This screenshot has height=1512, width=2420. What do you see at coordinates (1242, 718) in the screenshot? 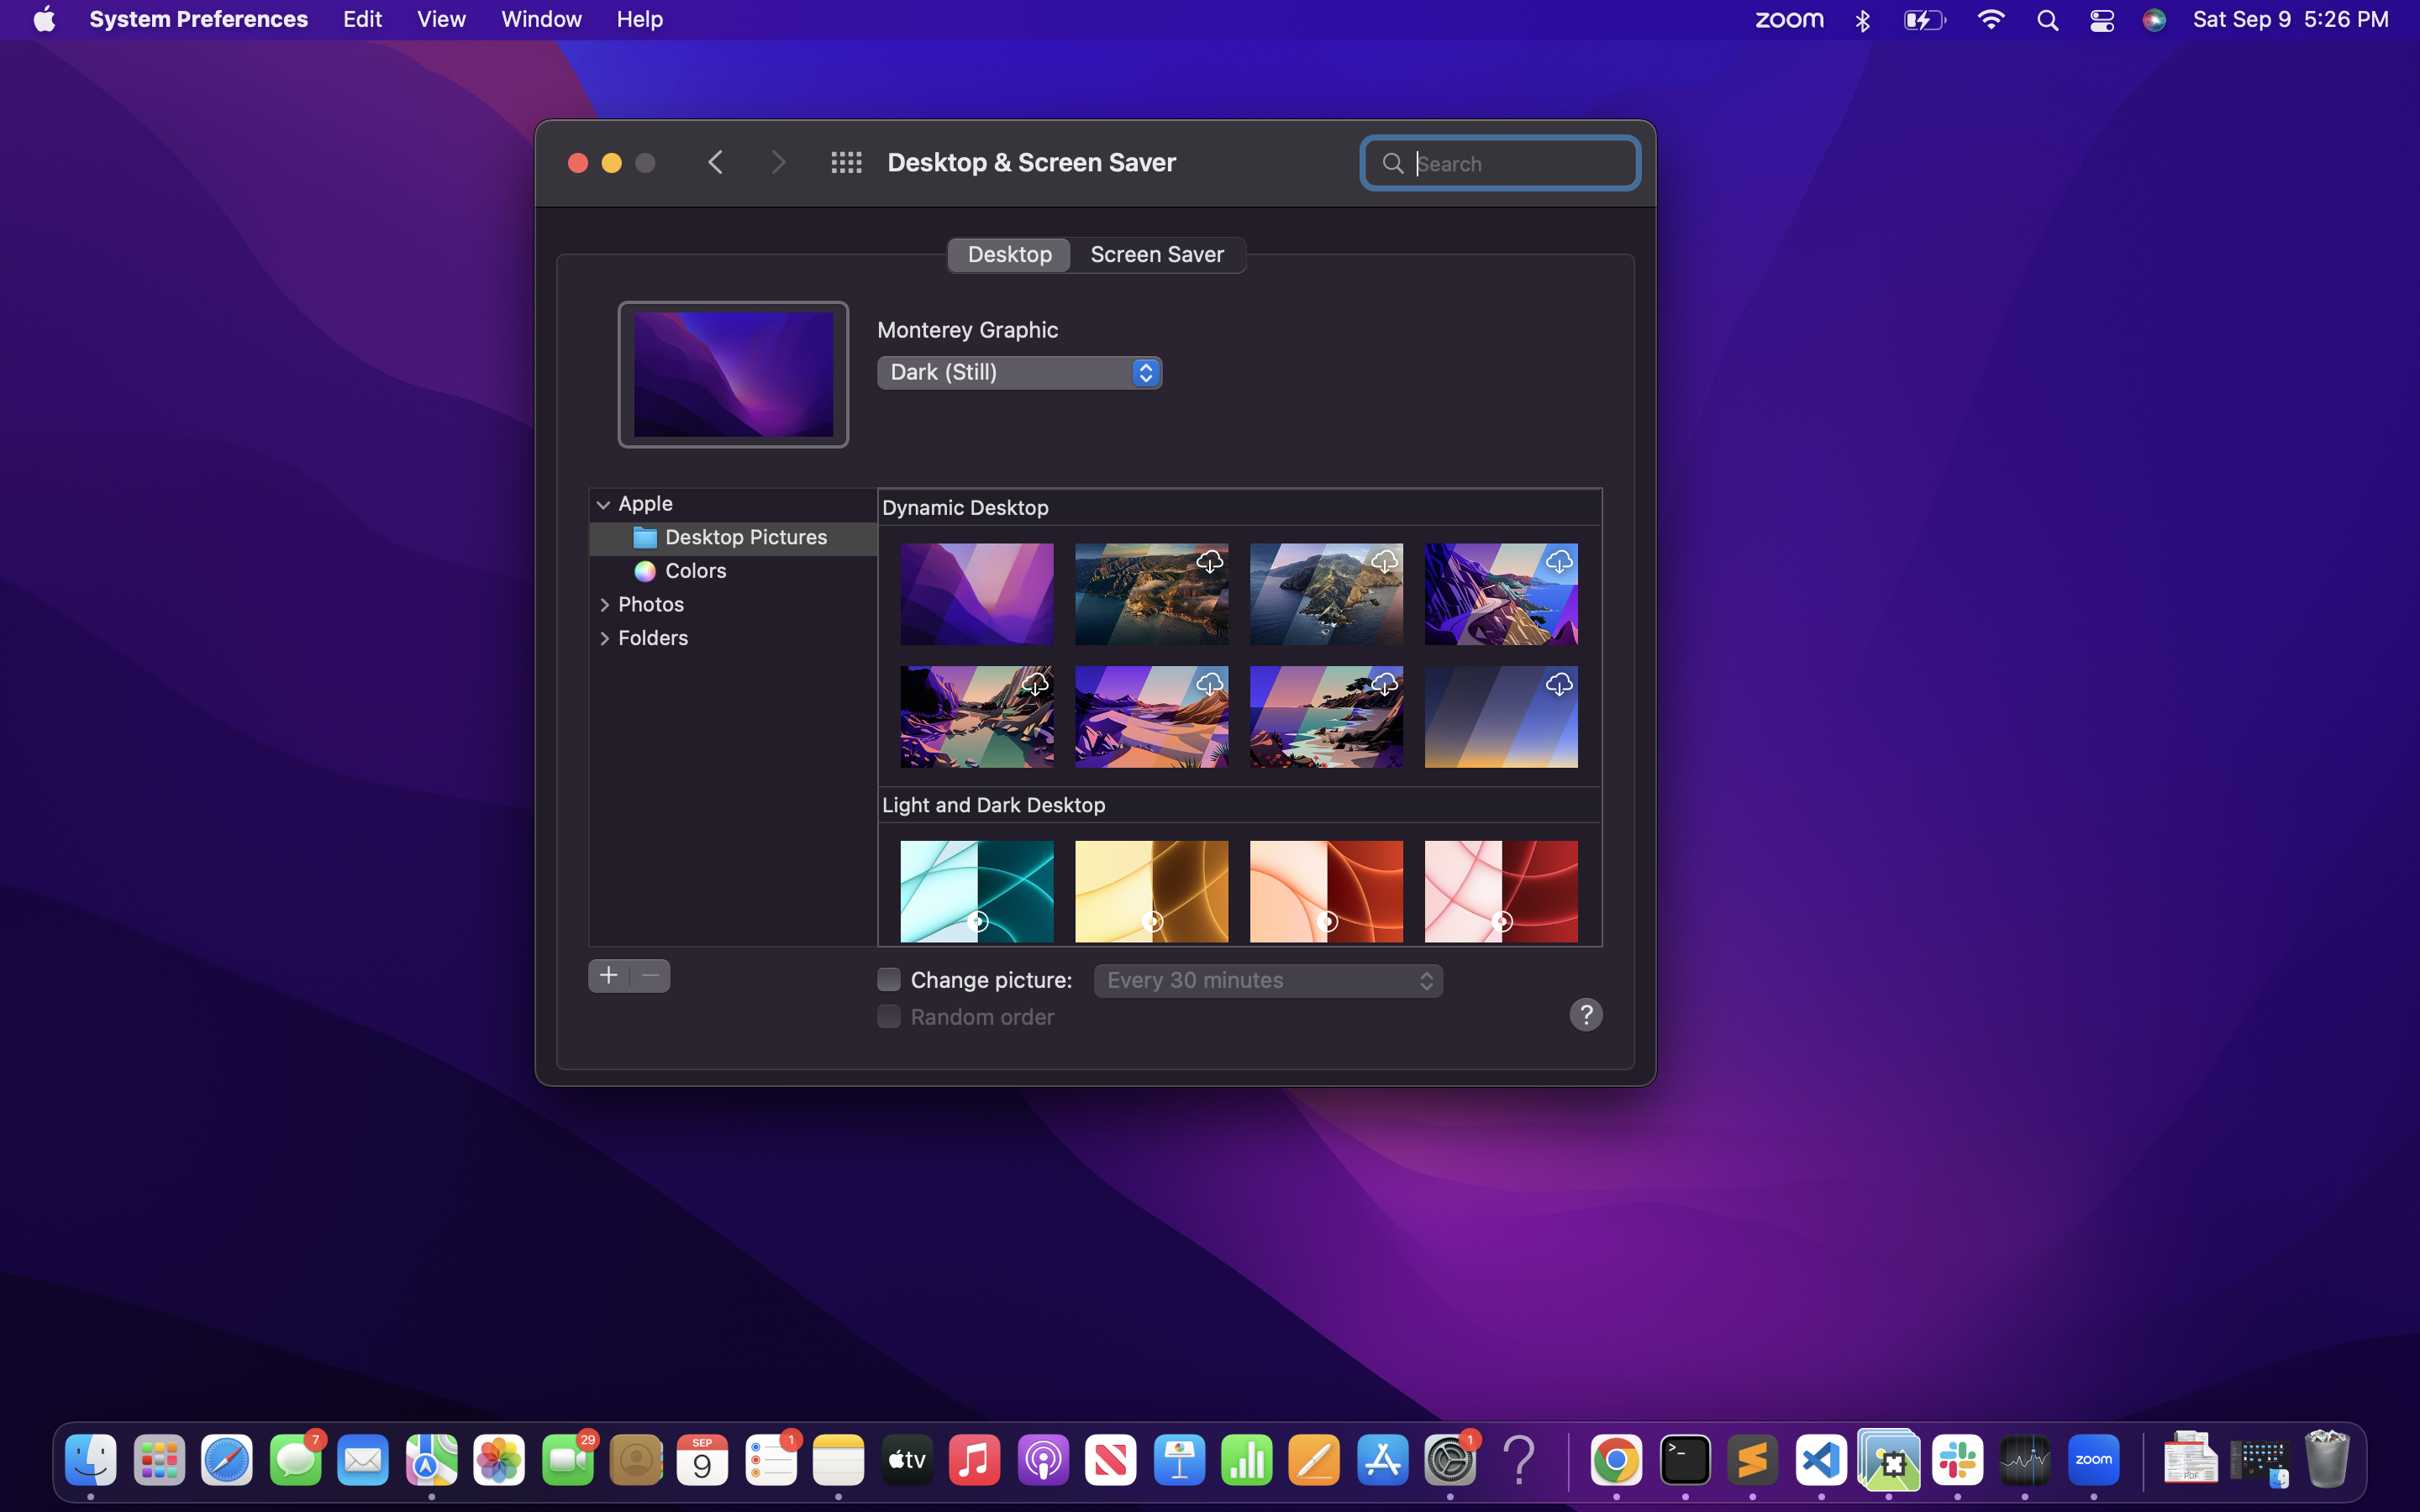
I see `Scroll down` at bounding box center [1242, 718].